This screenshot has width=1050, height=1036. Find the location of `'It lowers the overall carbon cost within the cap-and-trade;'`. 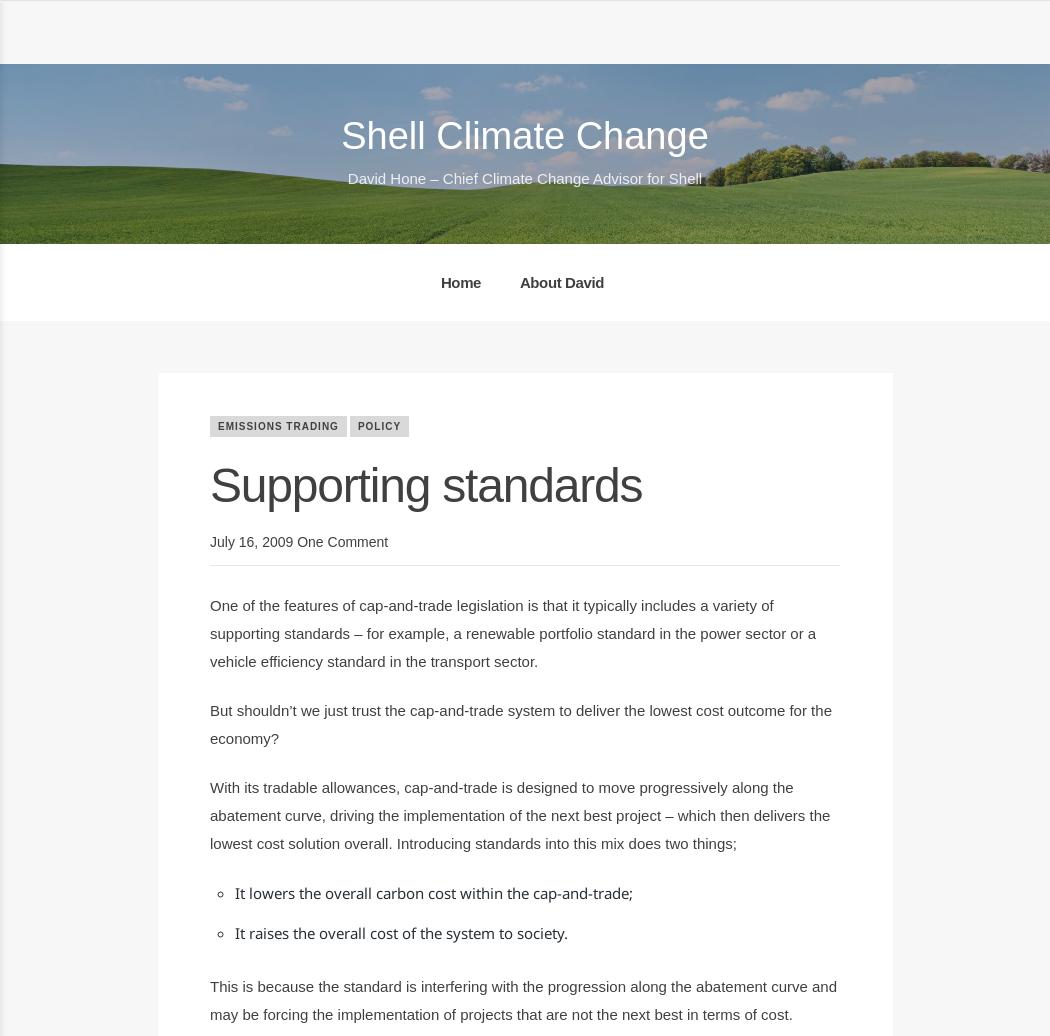

'It lowers the overall carbon cost within the cap-and-trade;' is located at coordinates (432, 891).